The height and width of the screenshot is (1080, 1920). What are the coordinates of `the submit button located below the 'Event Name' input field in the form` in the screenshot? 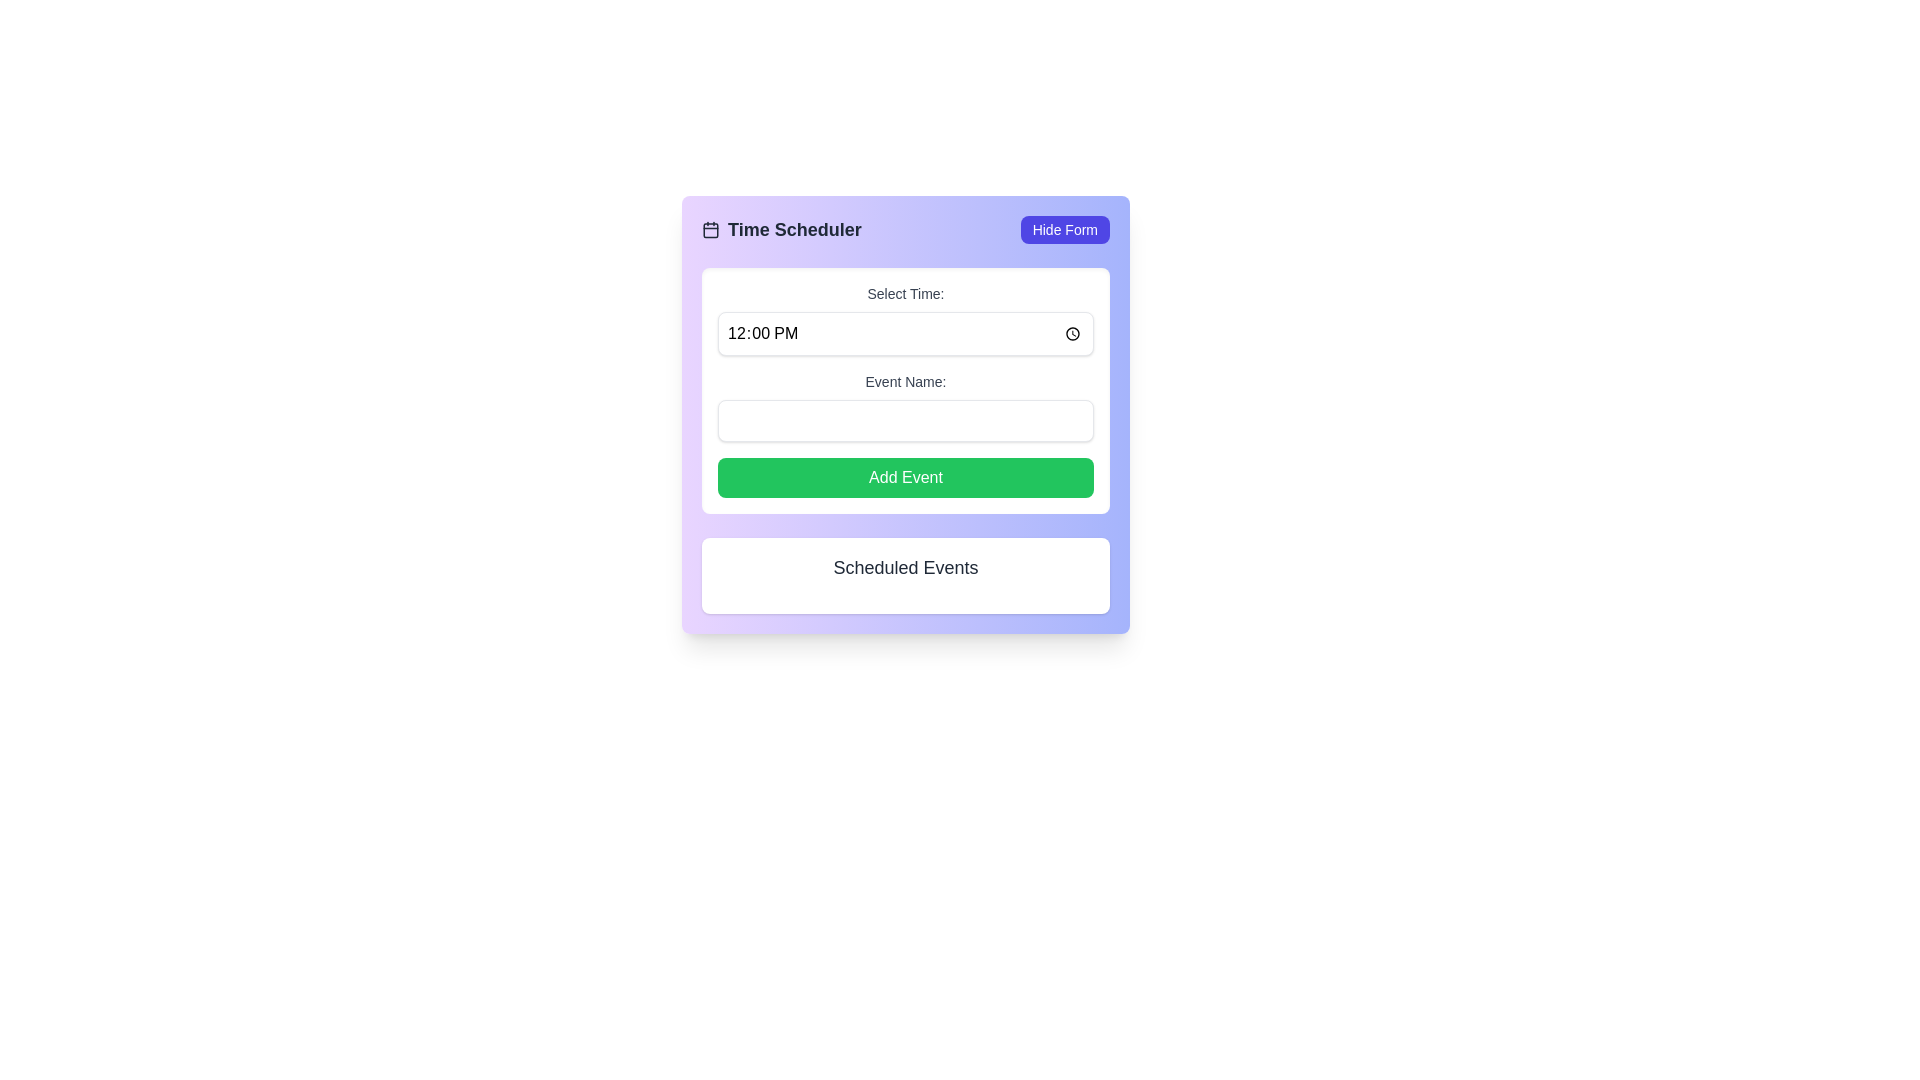 It's located at (905, 478).